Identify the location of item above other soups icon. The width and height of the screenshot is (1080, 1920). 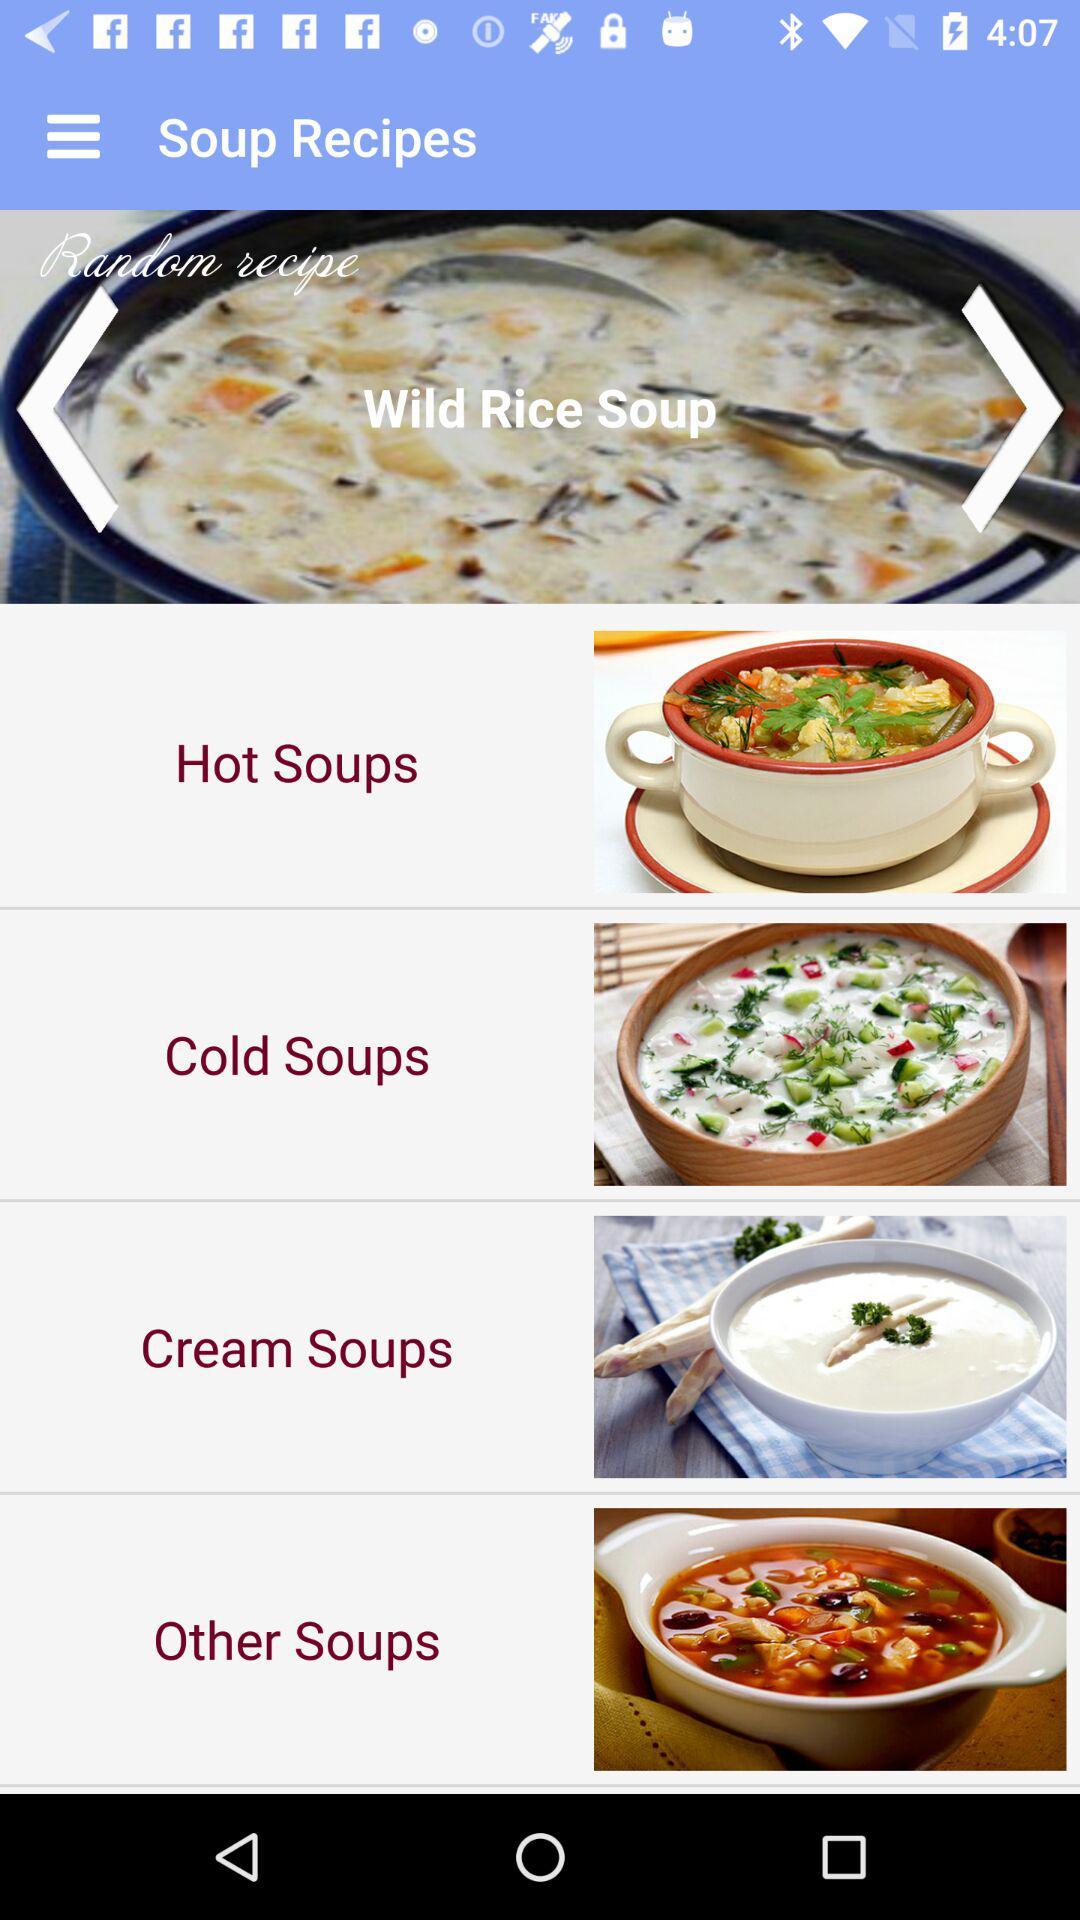
(297, 1346).